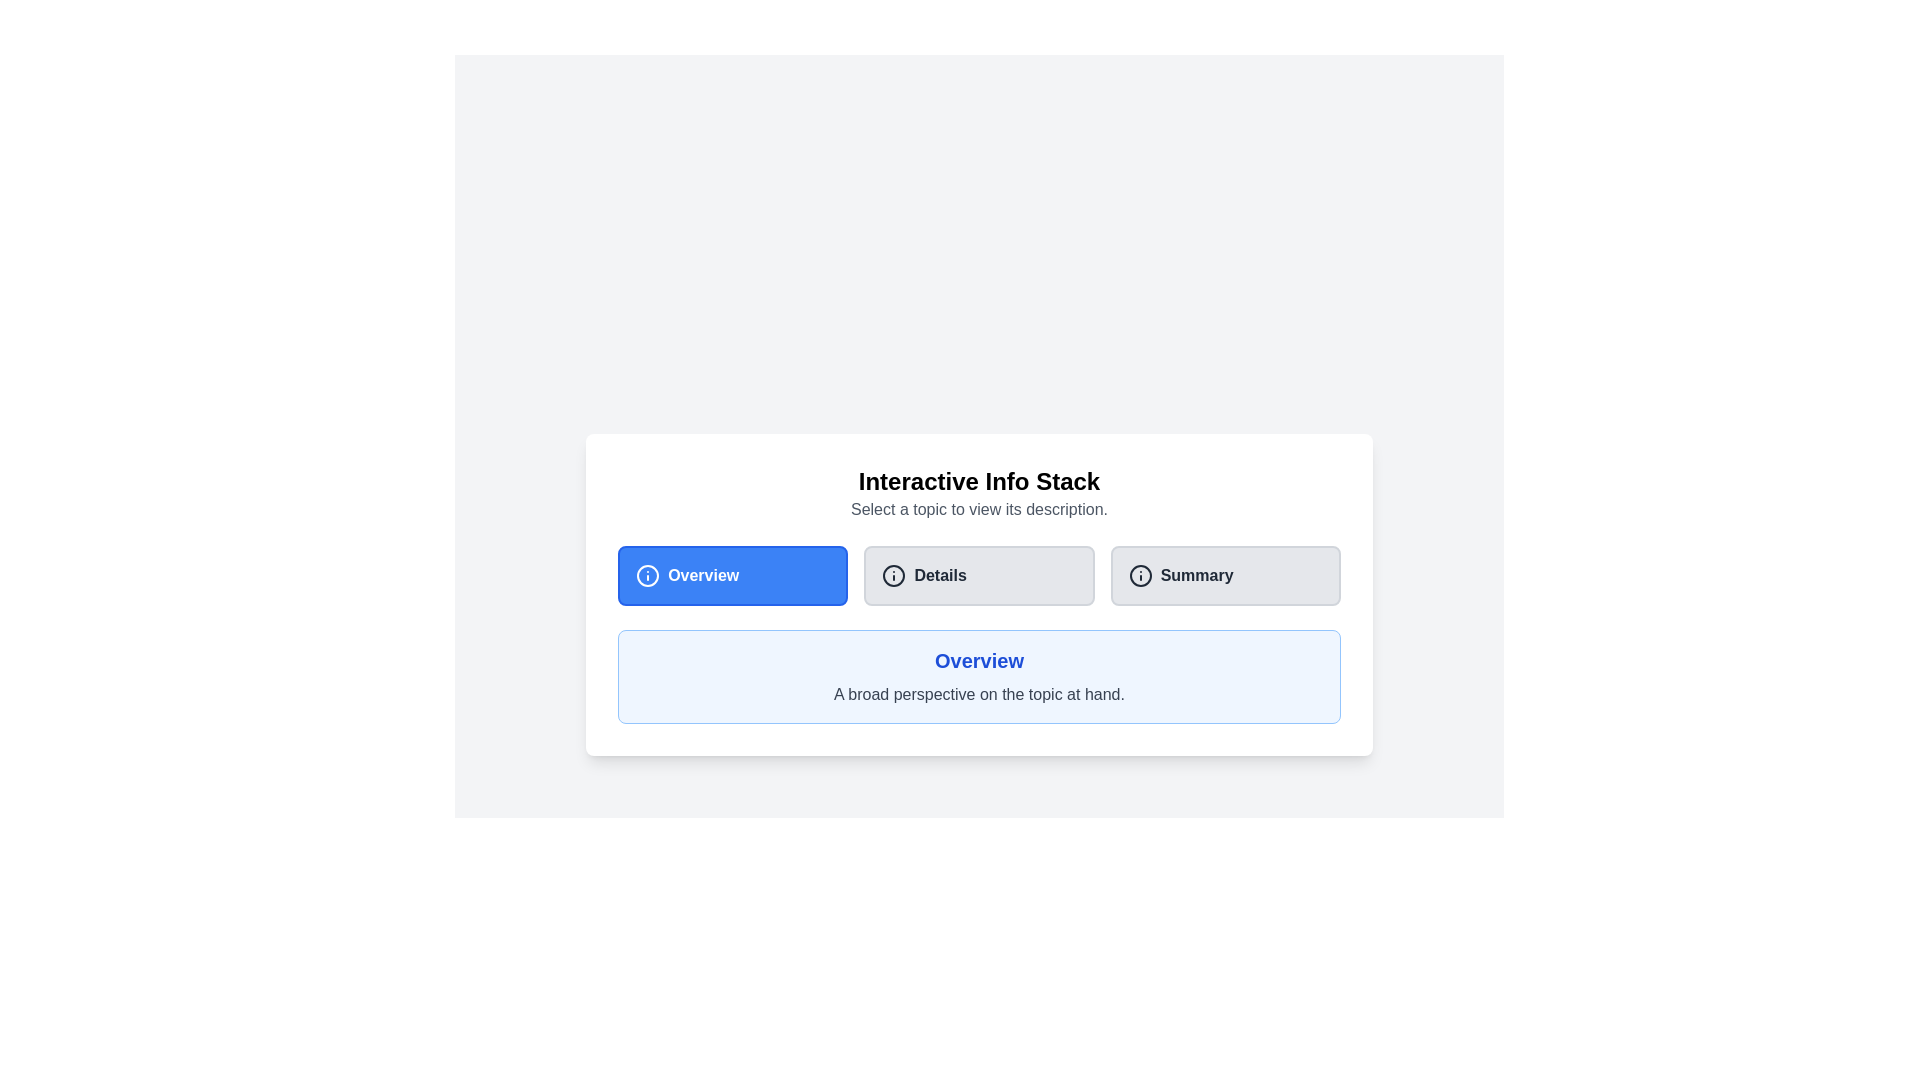 The height and width of the screenshot is (1080, 1920). Describe the element at coordinates (979, 508) in the screenshot. I see `the static text label that guides the user to choose a topic for its description, located beneath the 'Interactive Info Stack' header` at that location.